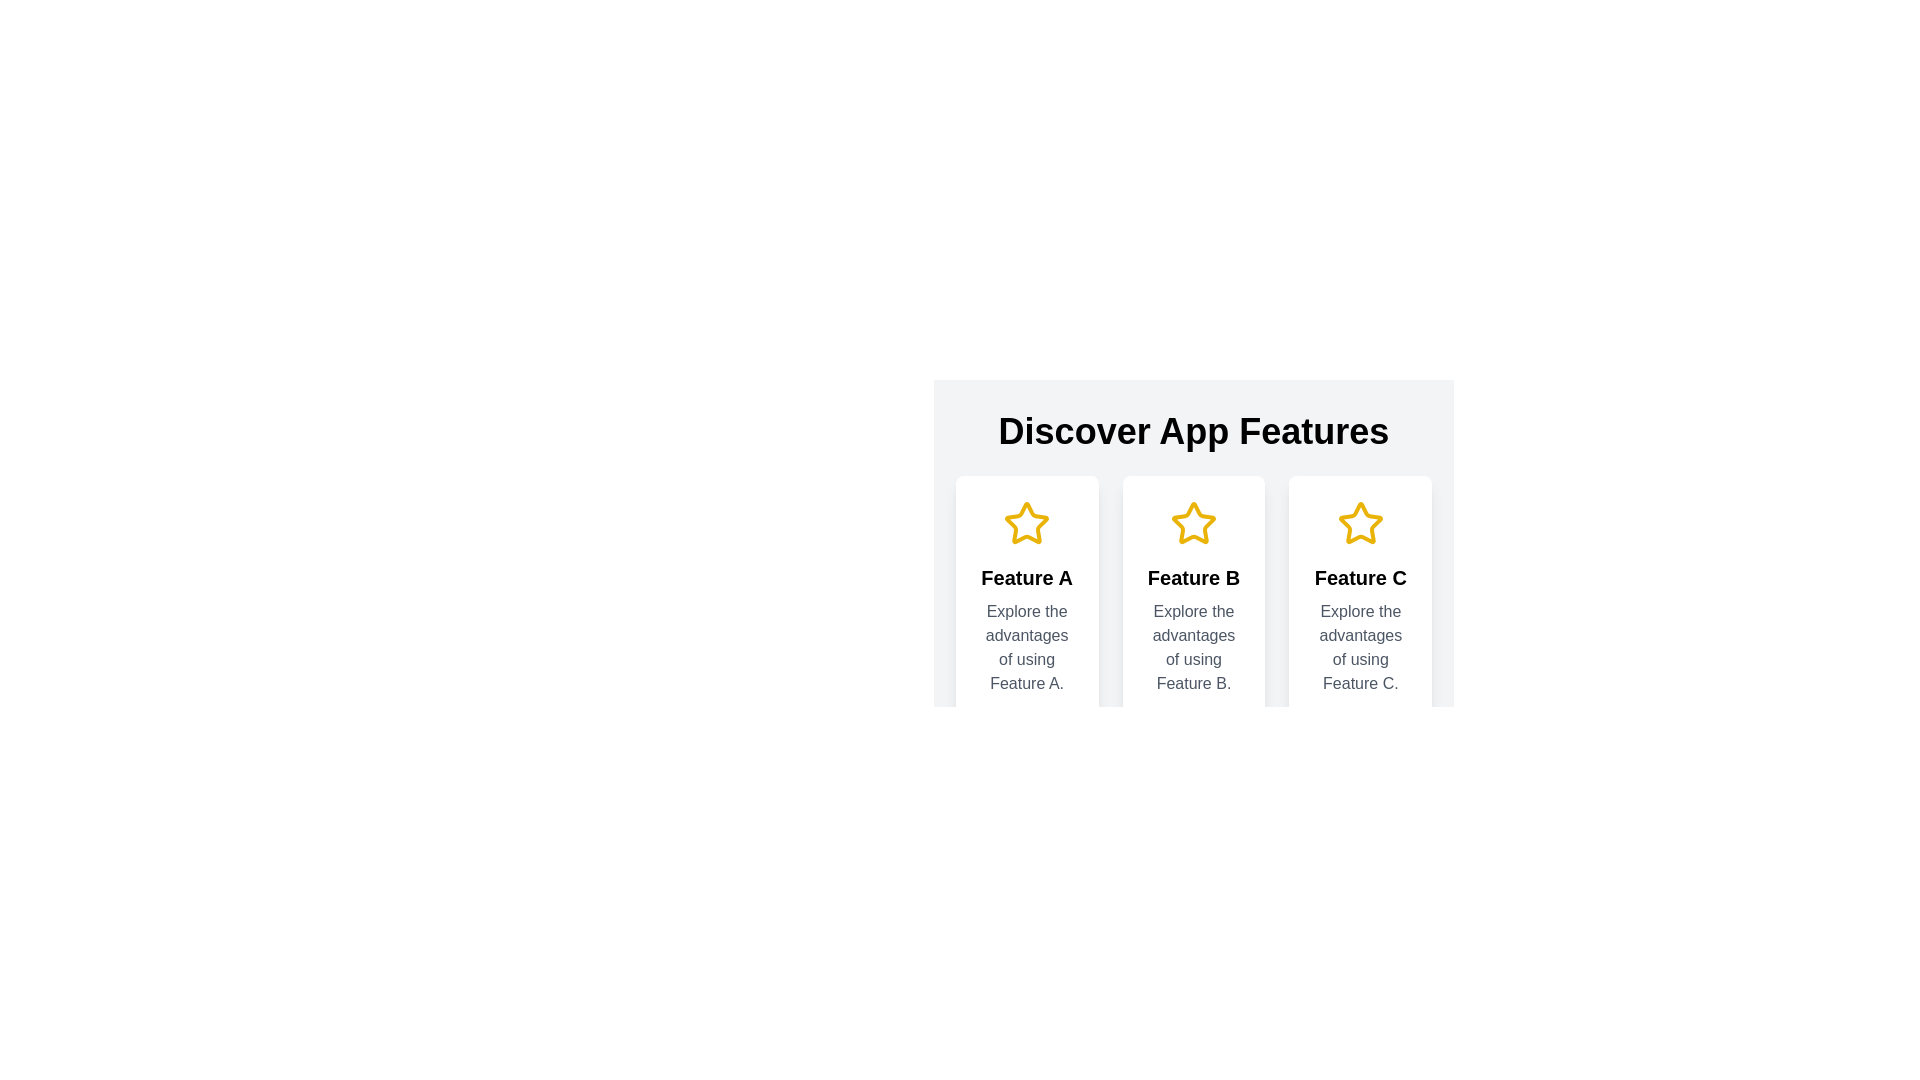 Image resolution: width=1920 pixels, height=1080 pixels. What do you see at coordinates (1360, 648) in the screenshot?
I see `the Text Label that provides a description for Feature C, located below the heading 'Feature C' in a card layout` at bounding box center [1360, 648].